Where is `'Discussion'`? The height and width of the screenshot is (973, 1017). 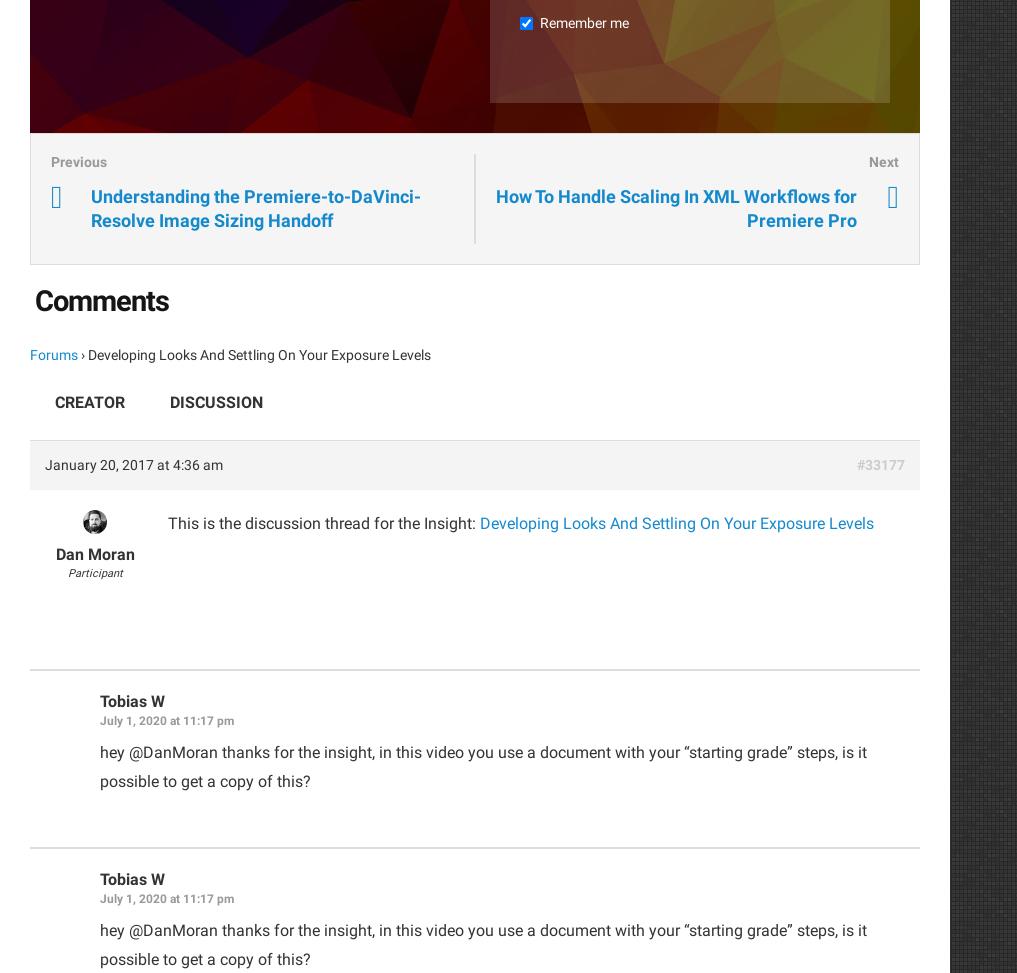
'Discussion' is located at coordinates (216, 401).